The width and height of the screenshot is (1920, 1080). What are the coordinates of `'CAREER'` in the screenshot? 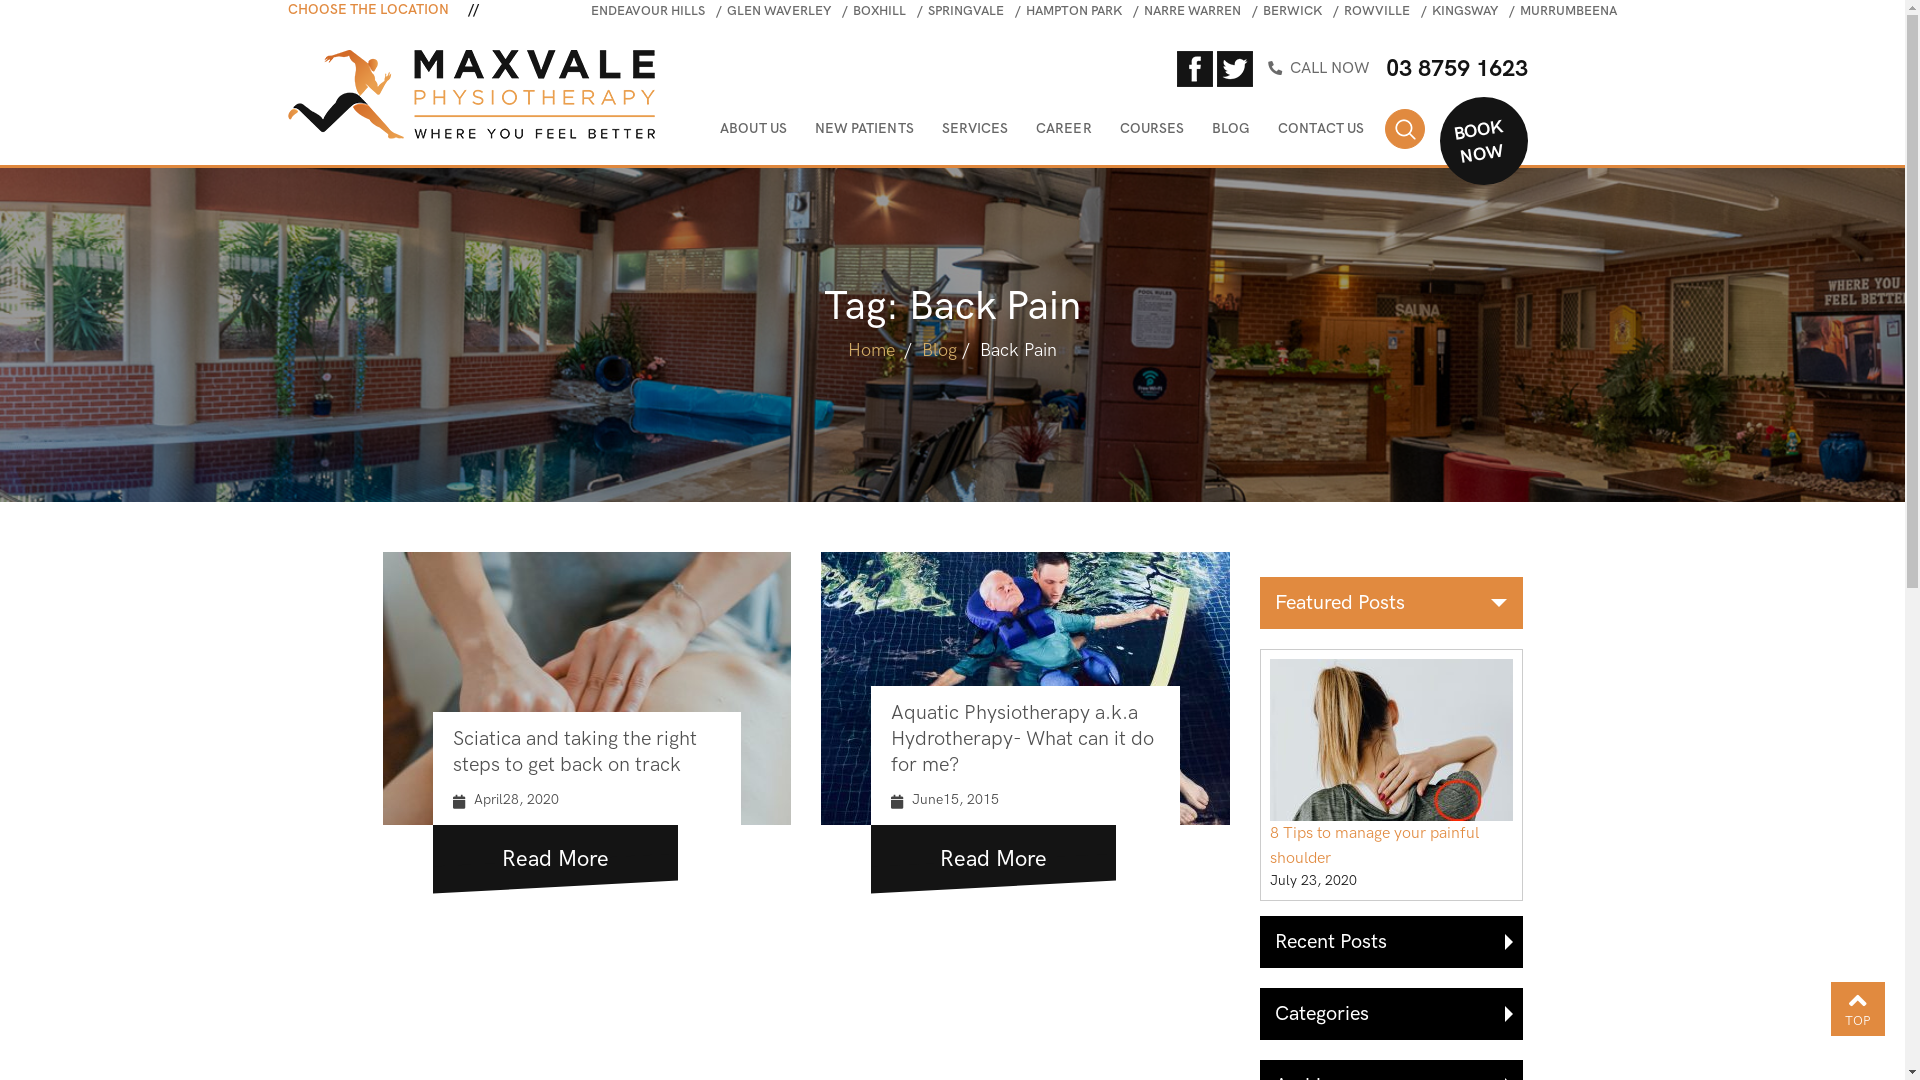 It's located at (1062, 132).